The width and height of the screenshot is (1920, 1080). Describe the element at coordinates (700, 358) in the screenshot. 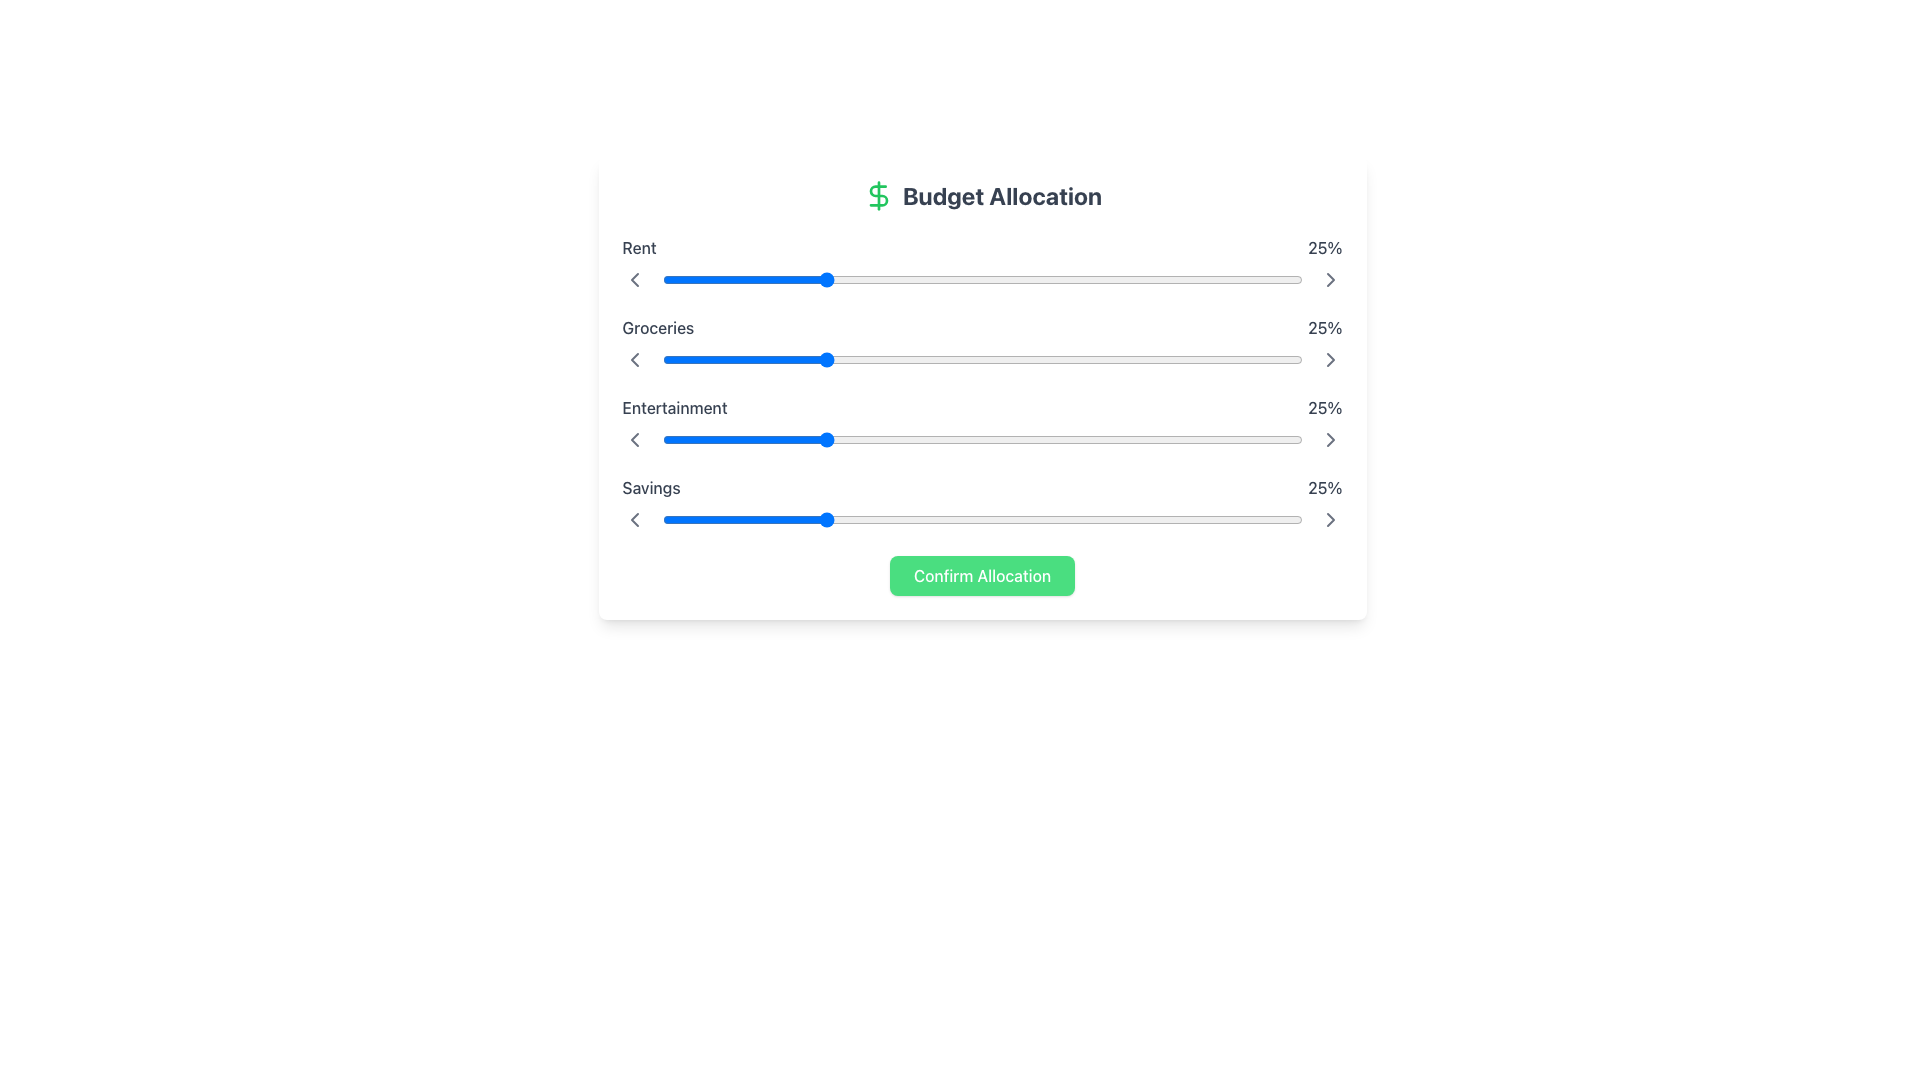

I see `the groceries allocation percentage` at that location.